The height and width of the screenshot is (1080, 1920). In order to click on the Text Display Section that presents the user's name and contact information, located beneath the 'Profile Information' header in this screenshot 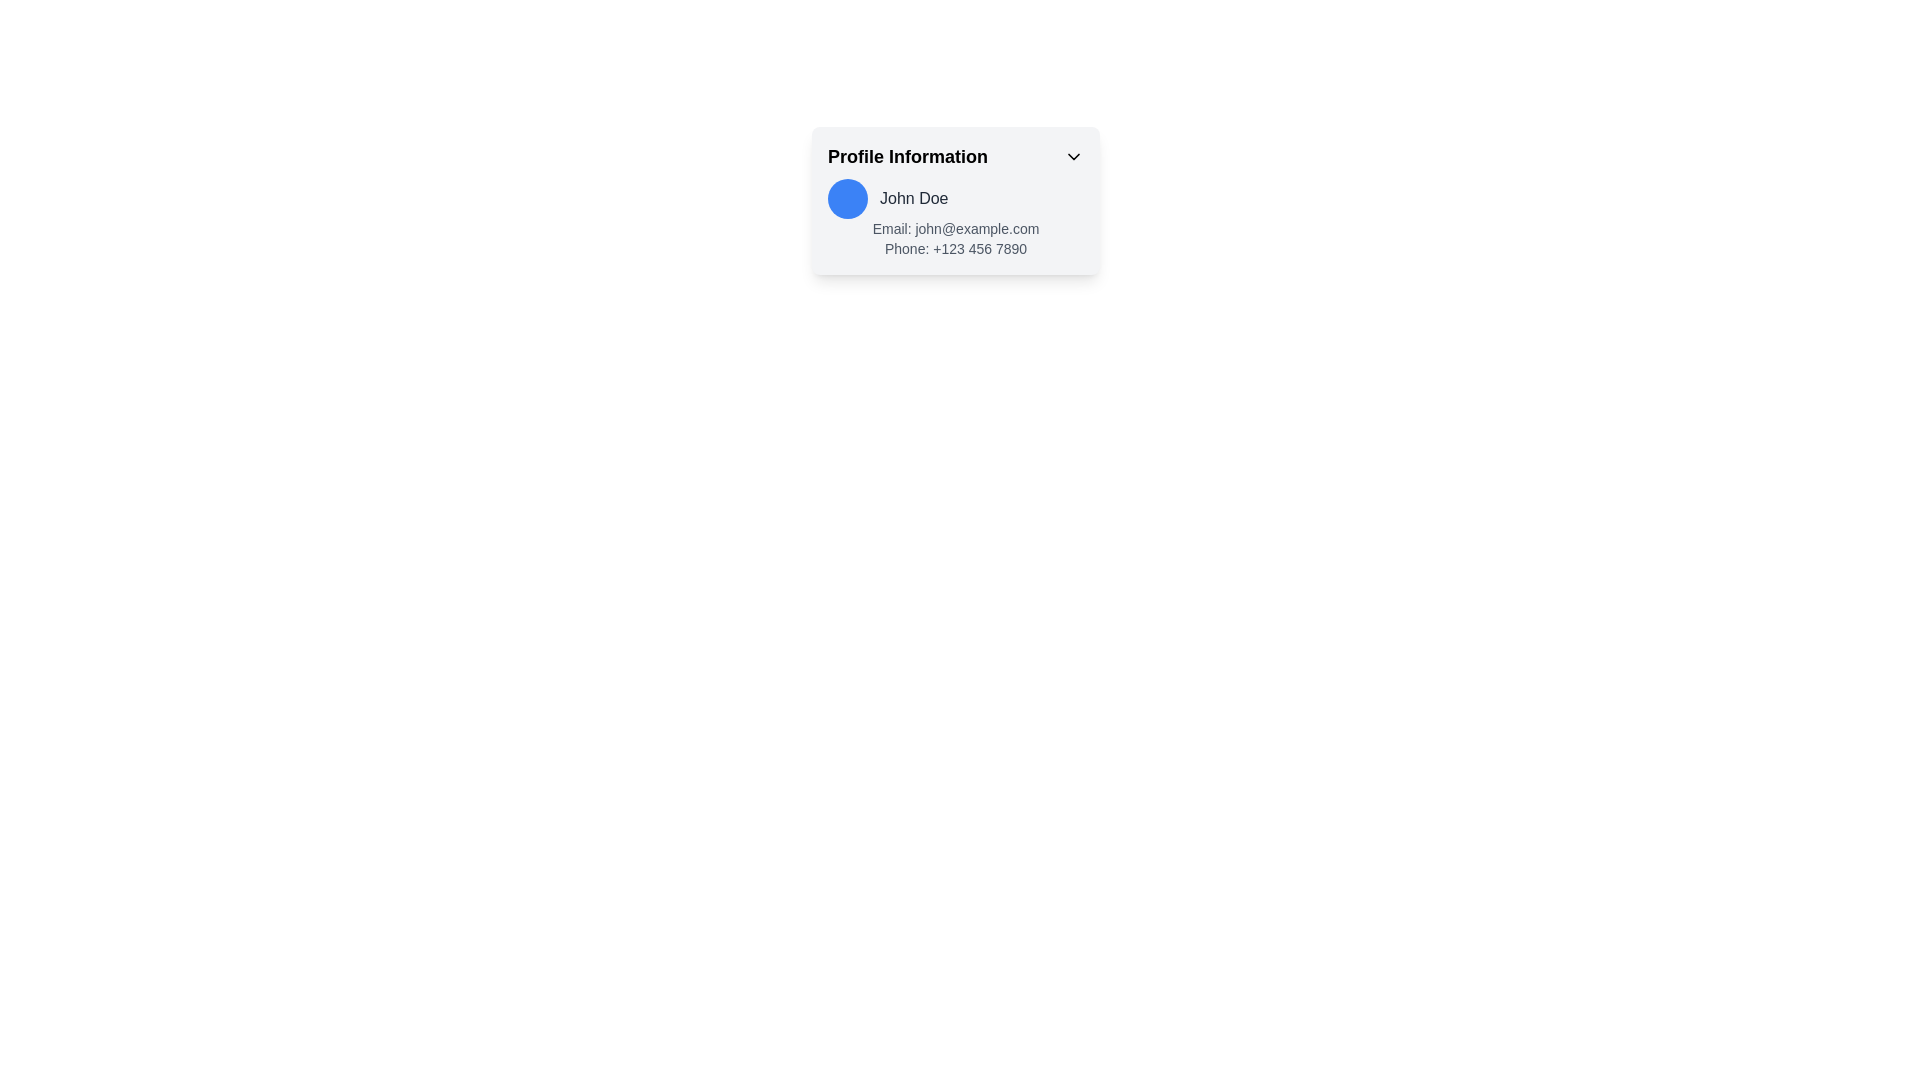, I will do `click(954, 219)`.